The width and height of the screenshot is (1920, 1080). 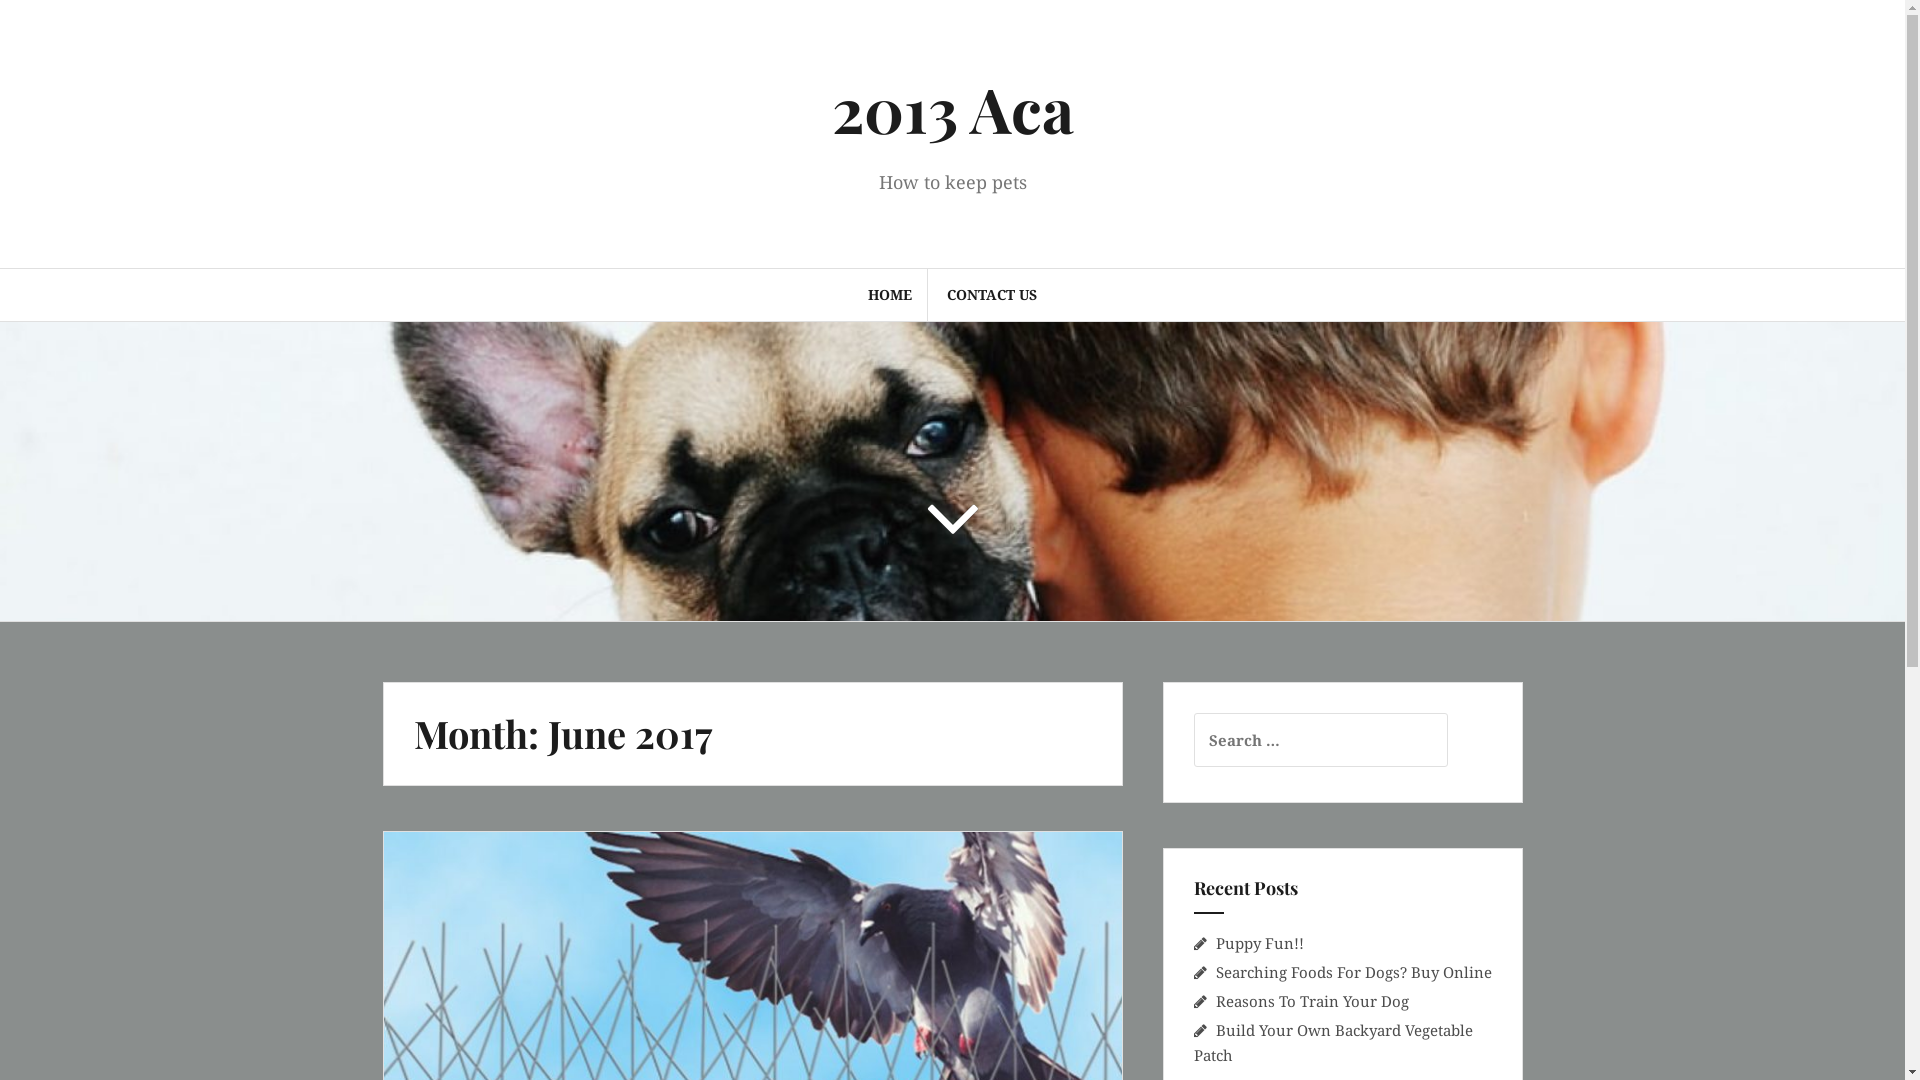 I want to click on 'CONTACT US', so click(x=992, y=294).